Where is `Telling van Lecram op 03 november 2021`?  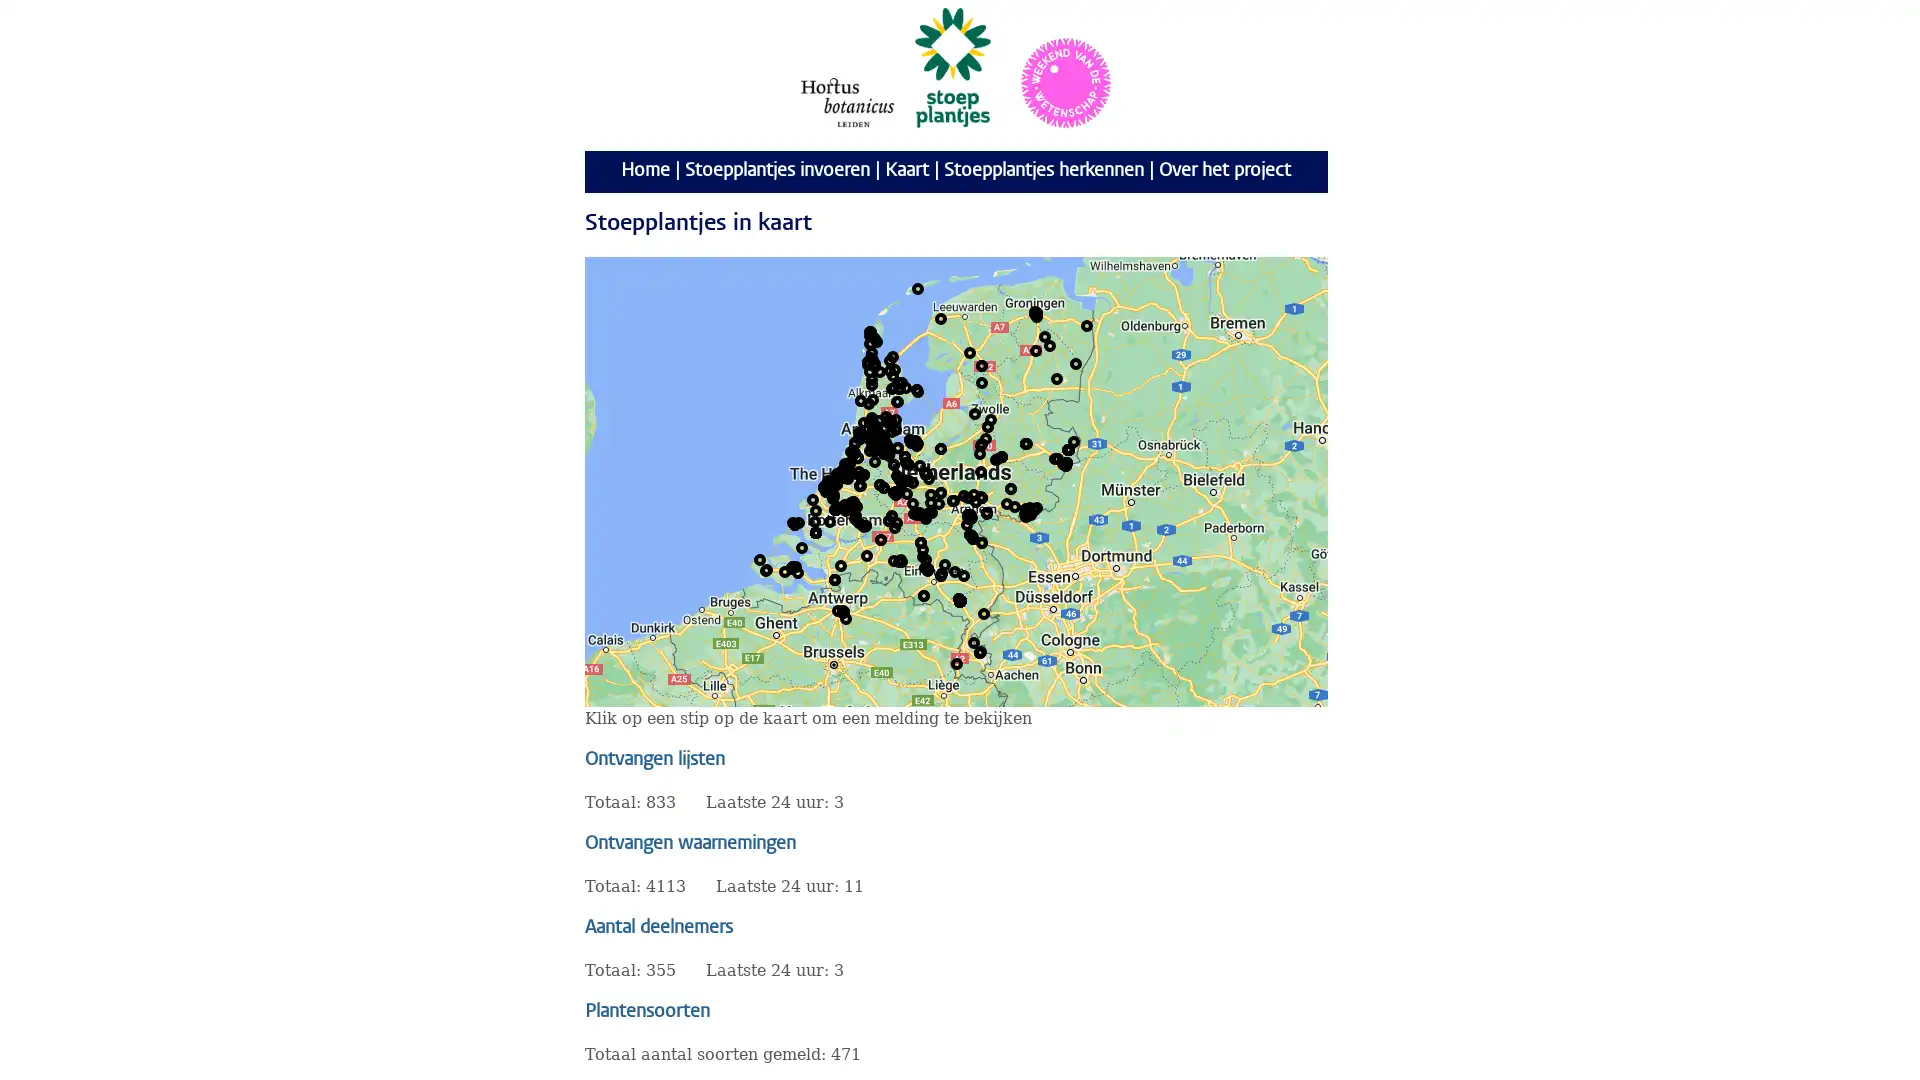
Telling van Lecram op 03 november 2021 is located at coordinates (930, 511).